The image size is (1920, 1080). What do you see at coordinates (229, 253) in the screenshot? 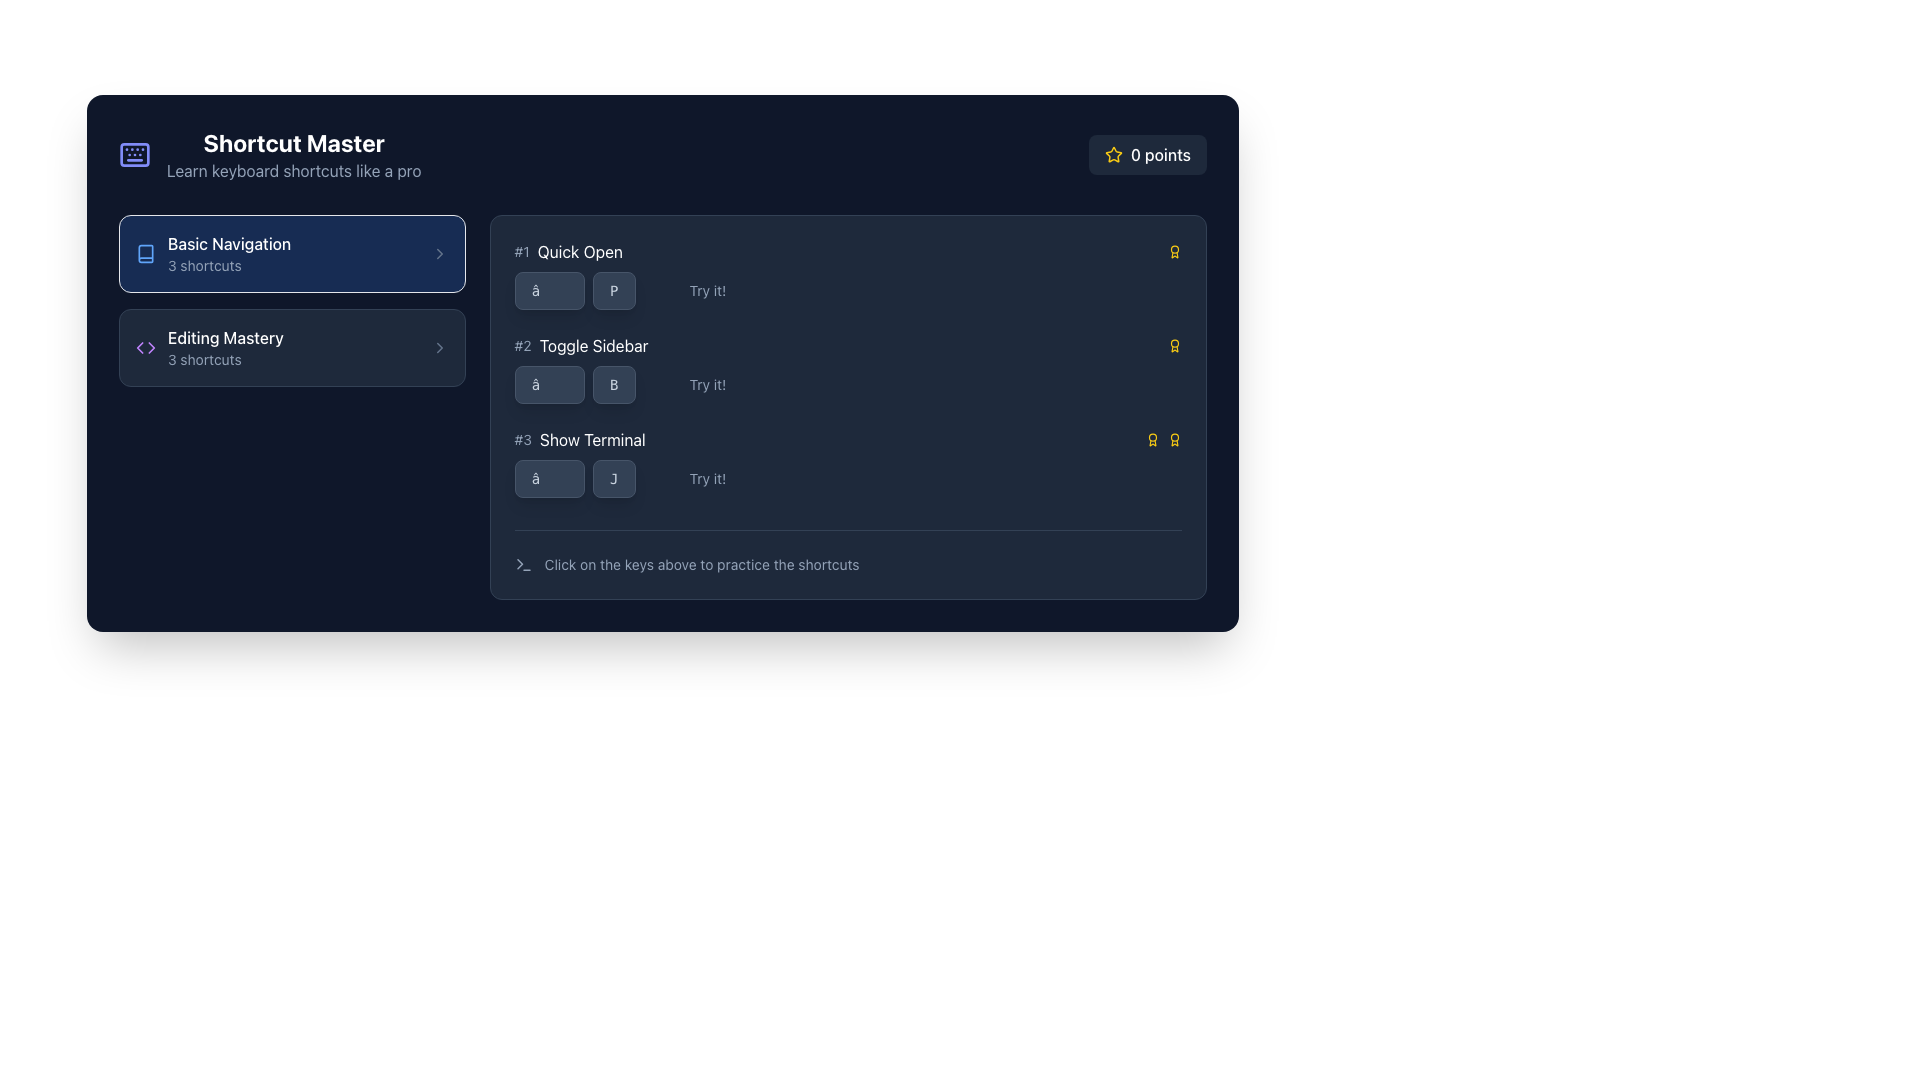
I see `information from the Text element that describes 'Basic Navigation' and the number of shortcuts available, located in the top half of a blue card on the left side of the layout` at bounding box center [229, 253].